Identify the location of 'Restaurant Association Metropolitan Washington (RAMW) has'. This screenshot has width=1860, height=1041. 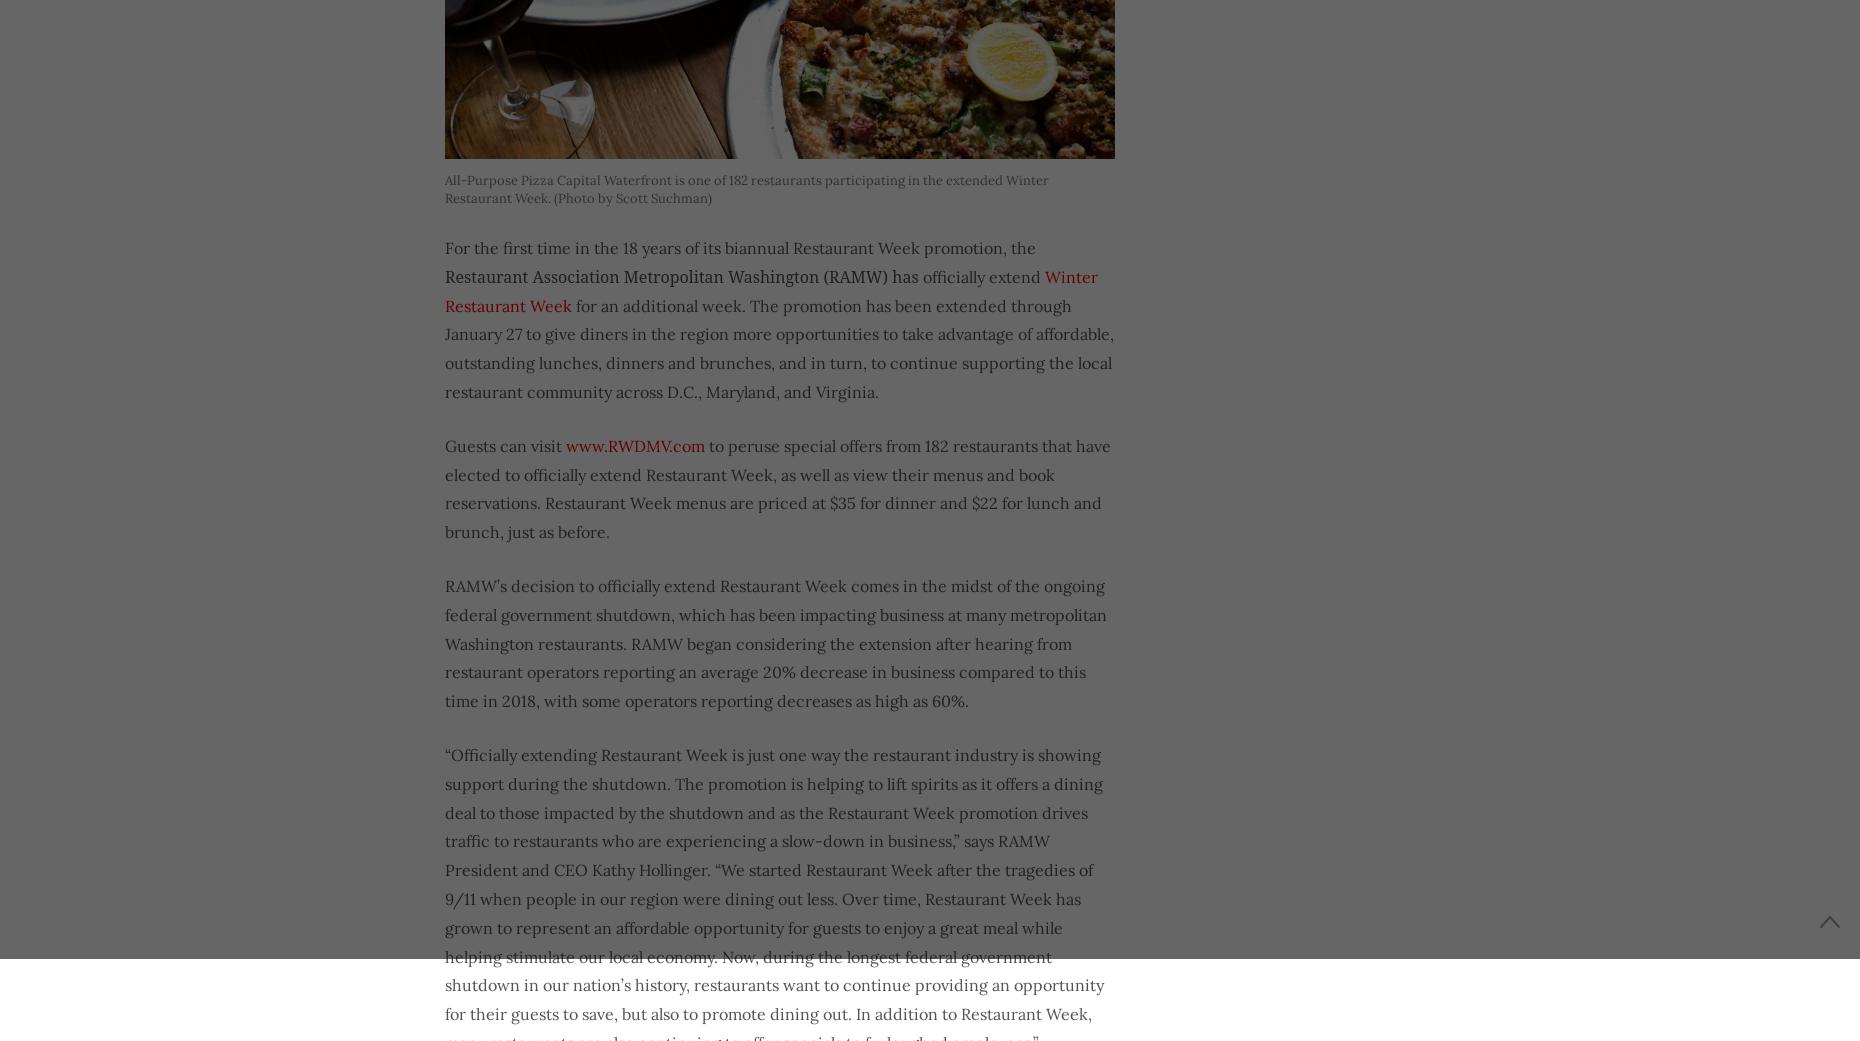
(444, 274).